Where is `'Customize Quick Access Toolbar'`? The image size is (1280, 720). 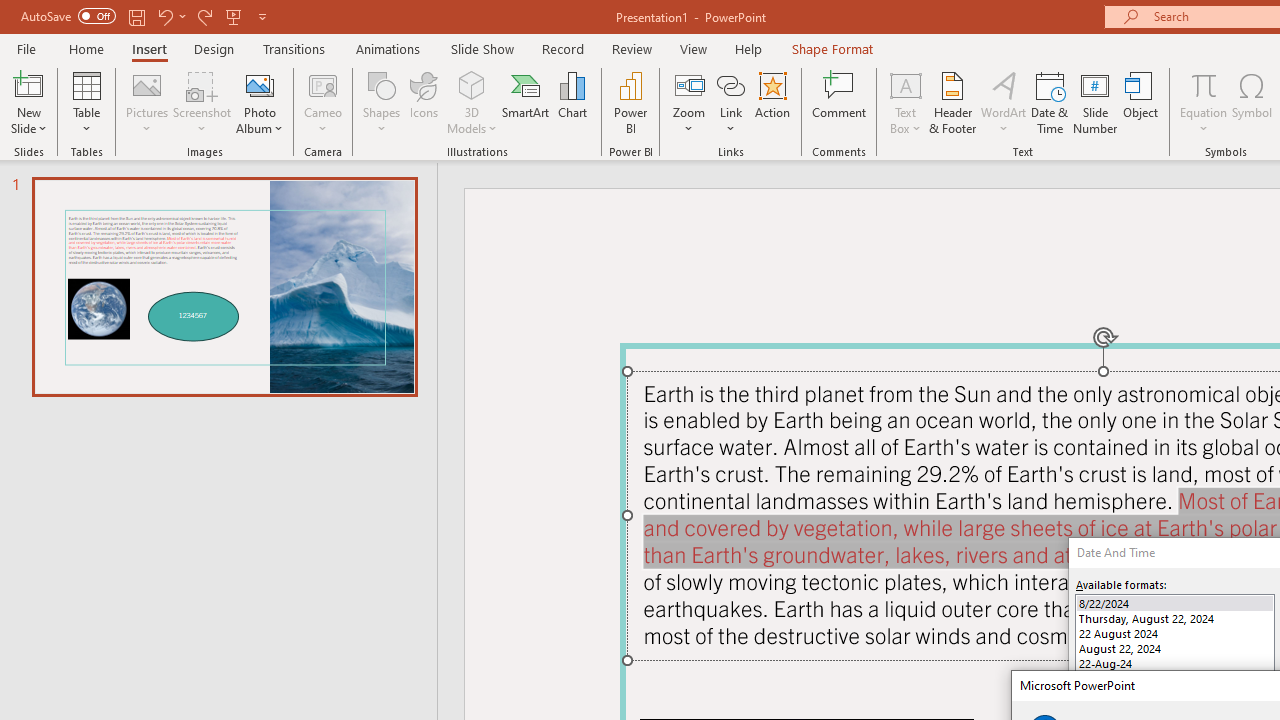 'Customize Quick Access Toolbar' is located at coordinates (262, 16).